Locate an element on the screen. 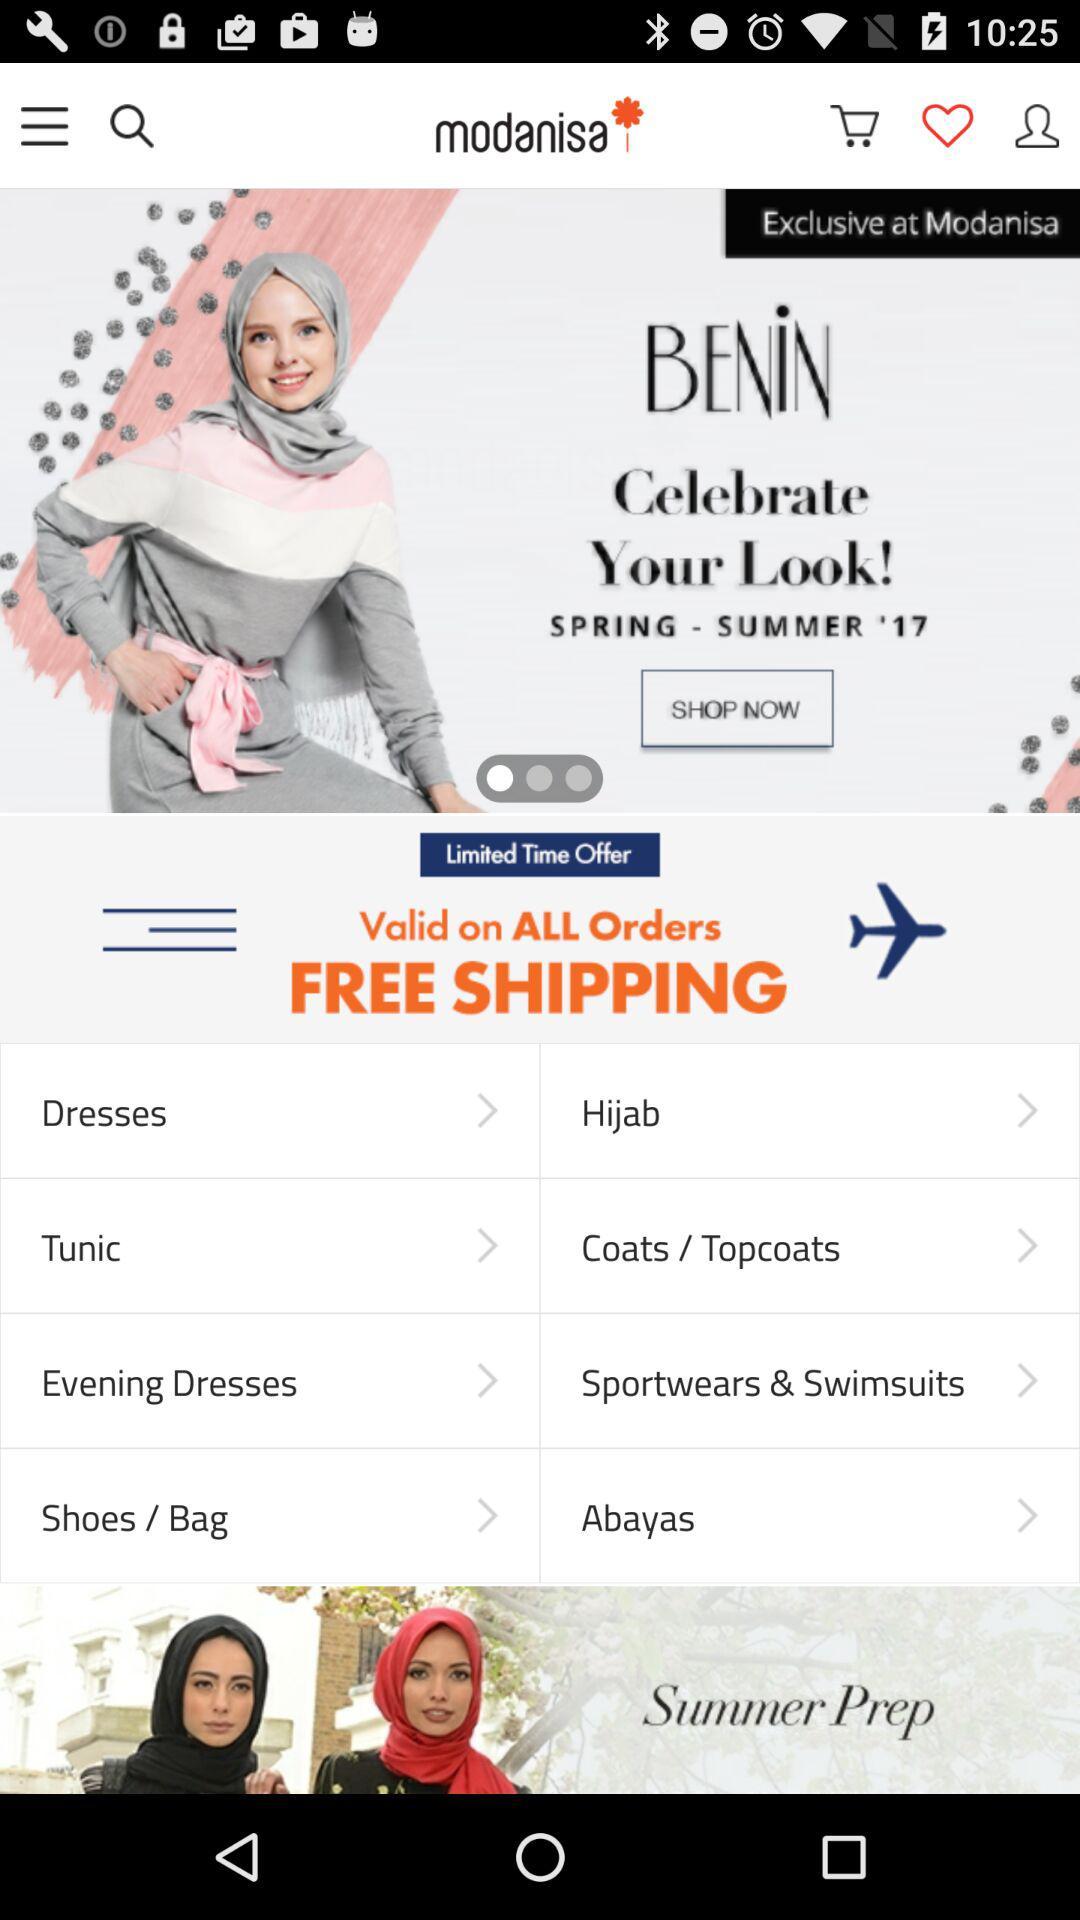 The image size is (1080, 1920). open search bar is located at coordinates (131, 124).